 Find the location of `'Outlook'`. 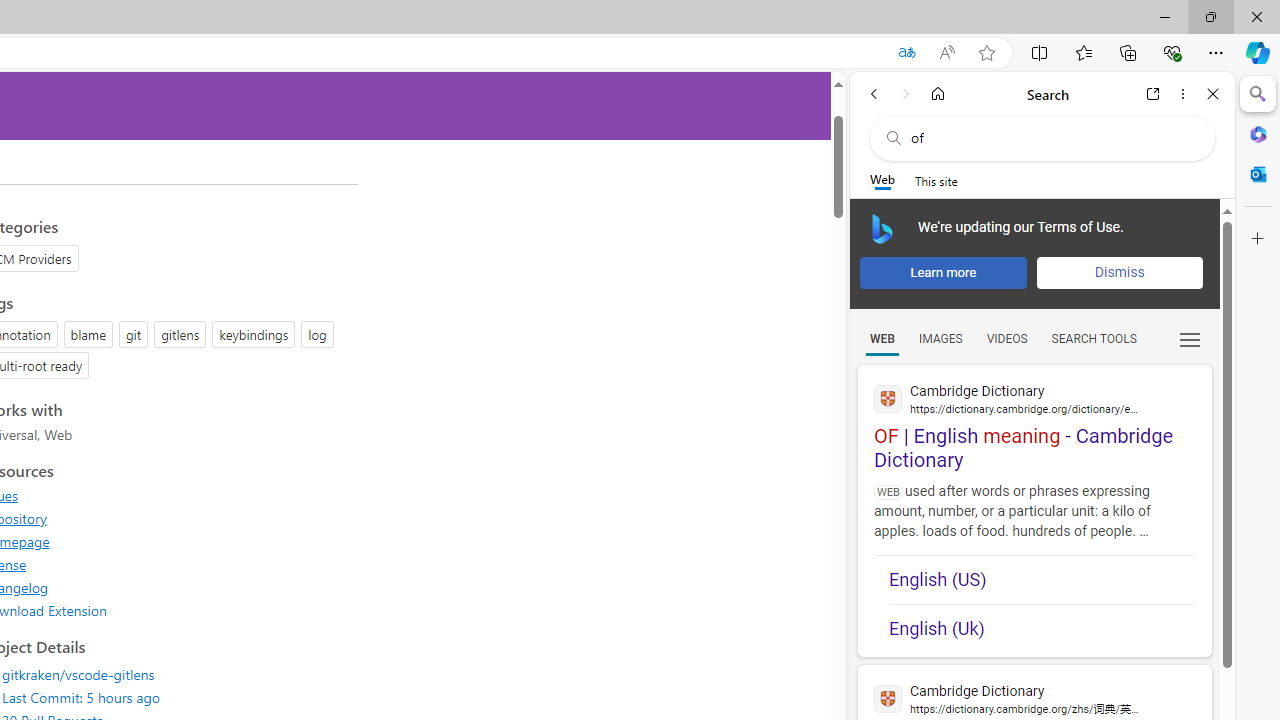

'Outlook' is located at coordinates (1257, 173).